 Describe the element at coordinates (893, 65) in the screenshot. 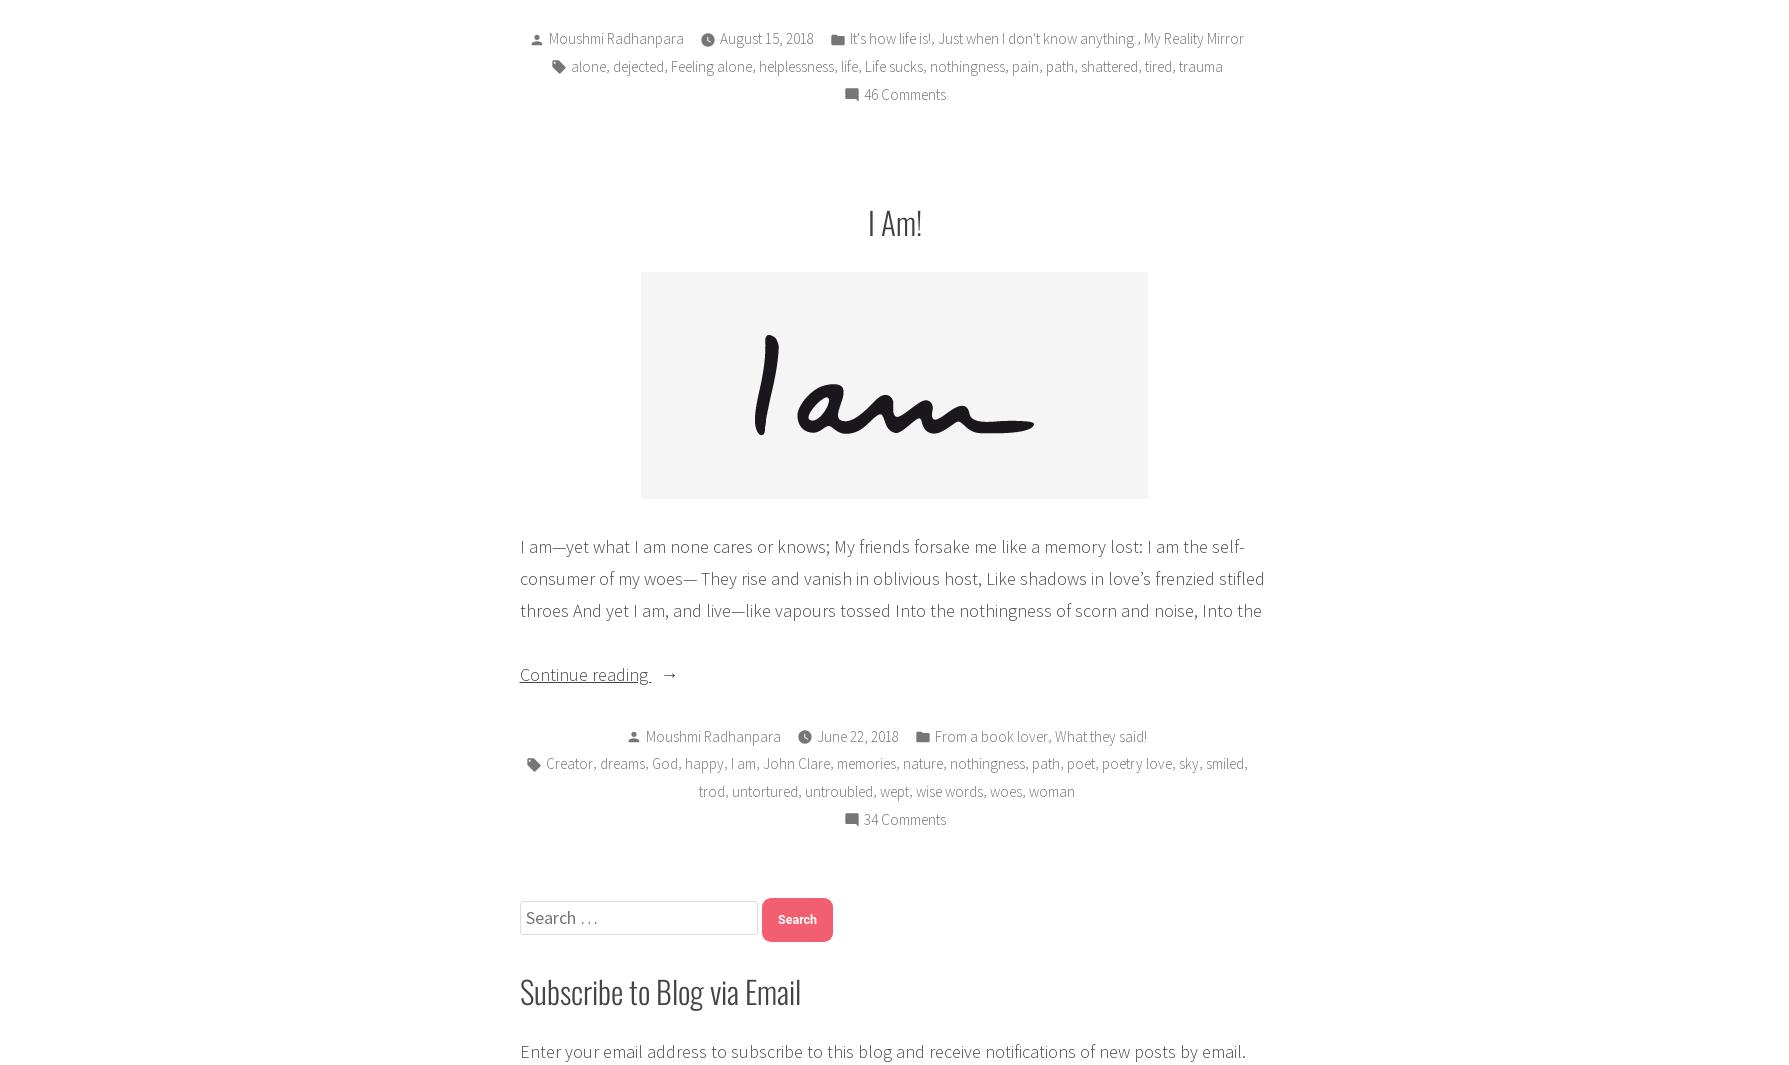

I see `'Life sucks'` at that location.